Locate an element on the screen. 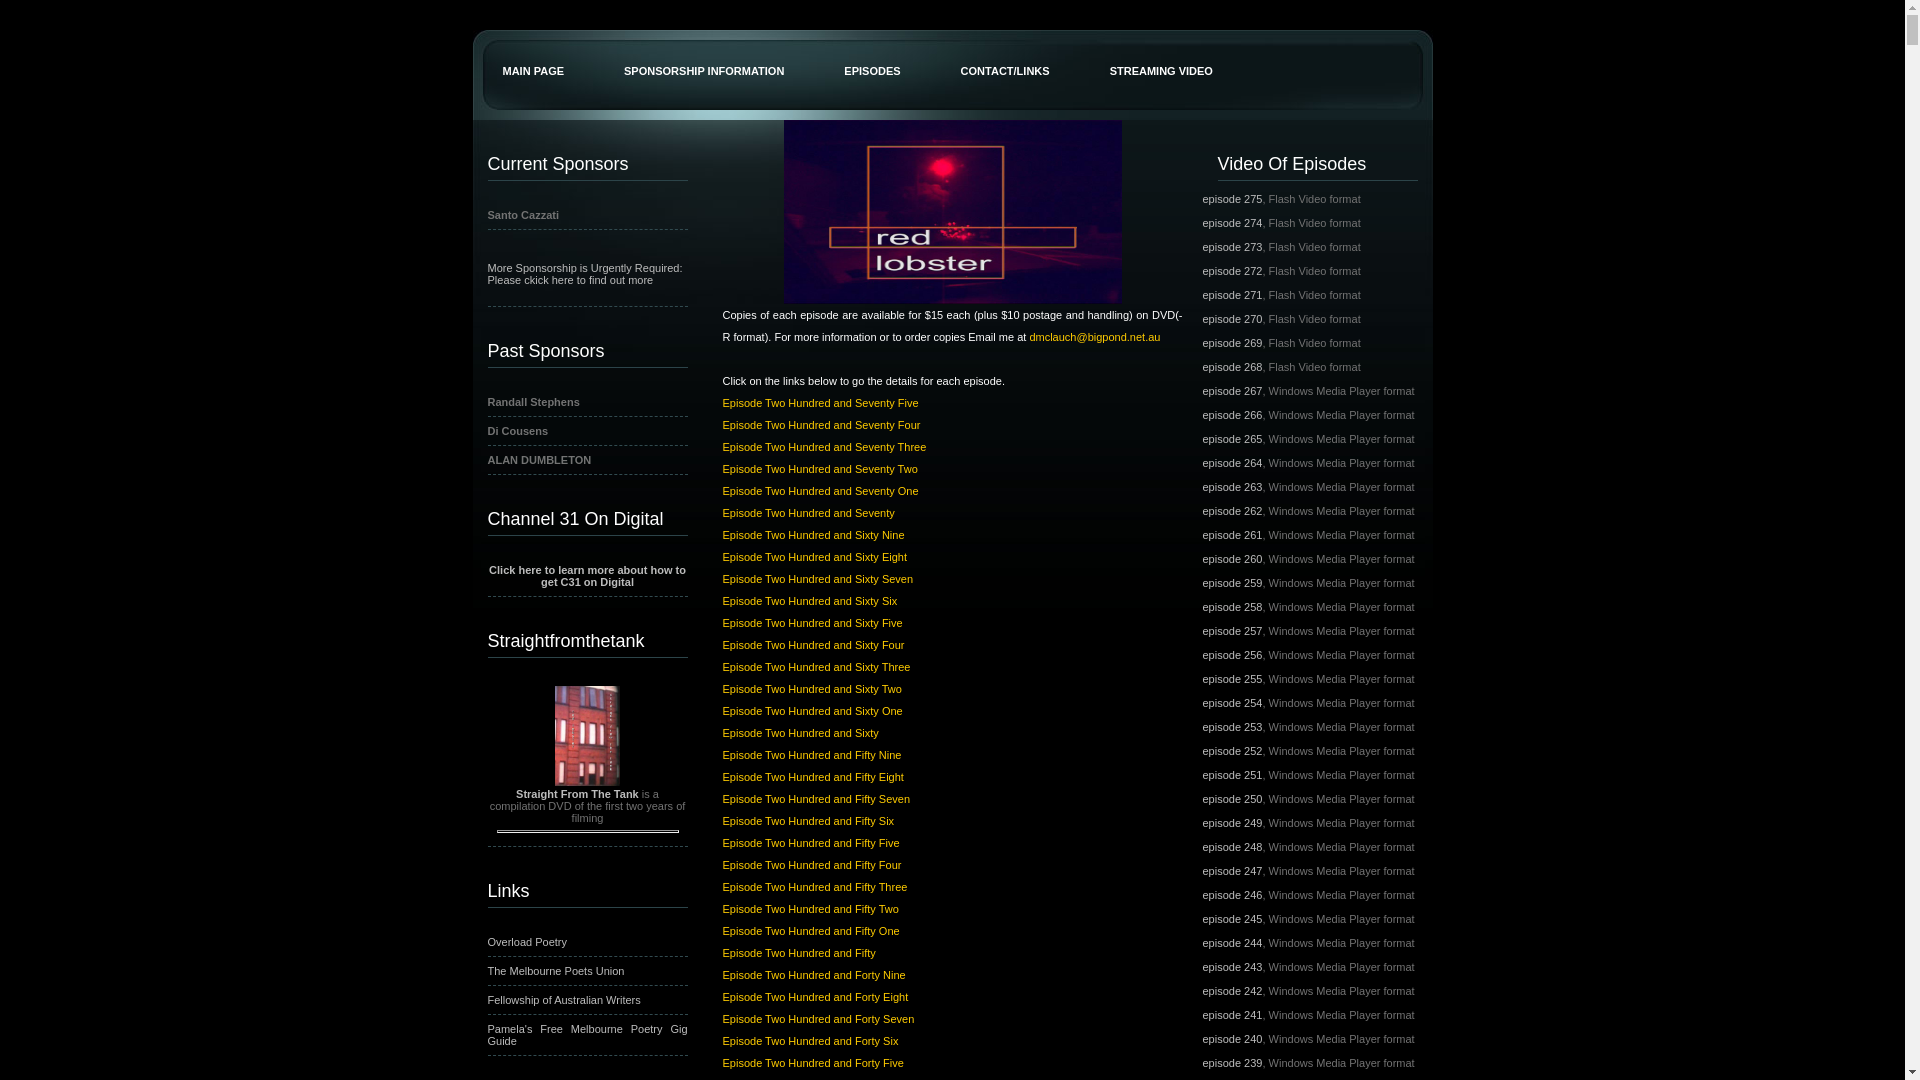 The image size is (1920, 1080). 'episode 268' is located at coordinates (1231, 366).